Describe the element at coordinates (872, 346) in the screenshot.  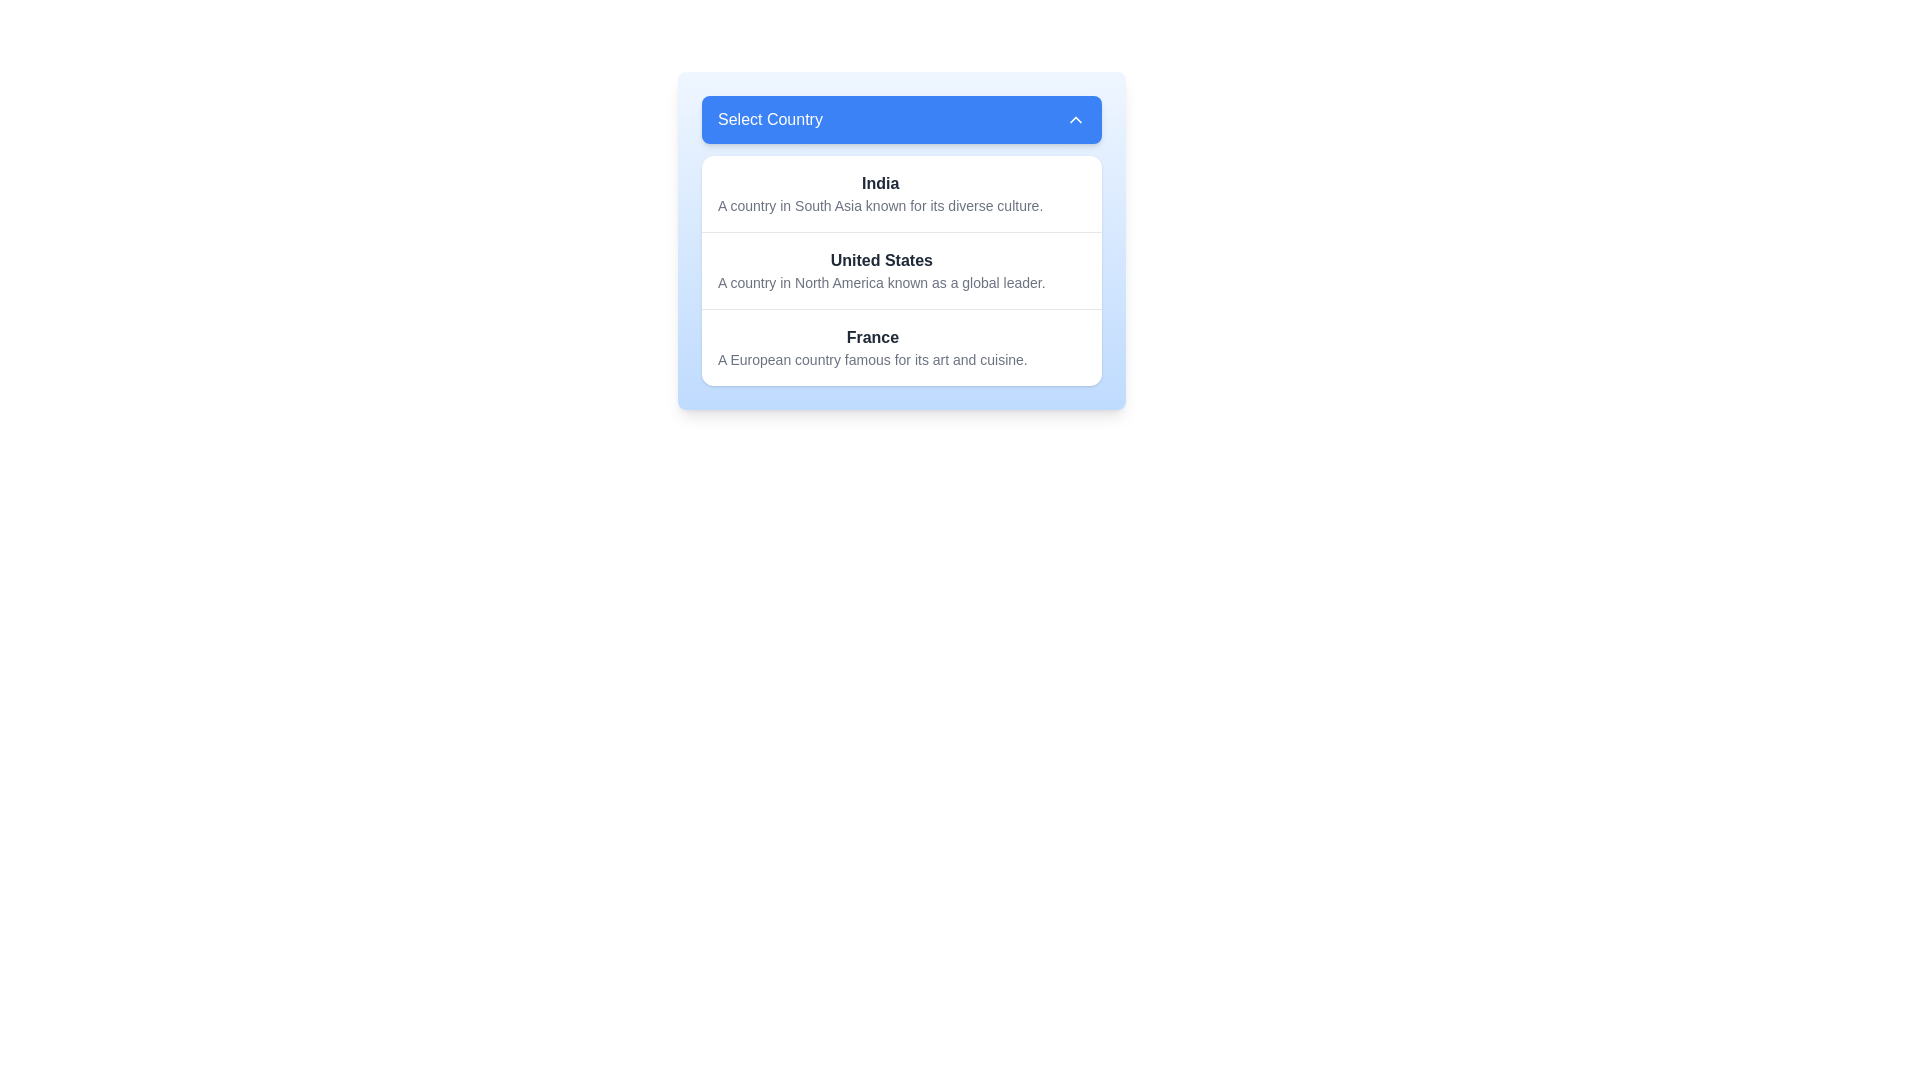
I see `the dropdown option labeled 'France', which is the last item in the list and displays a bold font with dark text color above a smaller, lighter description` at that location.